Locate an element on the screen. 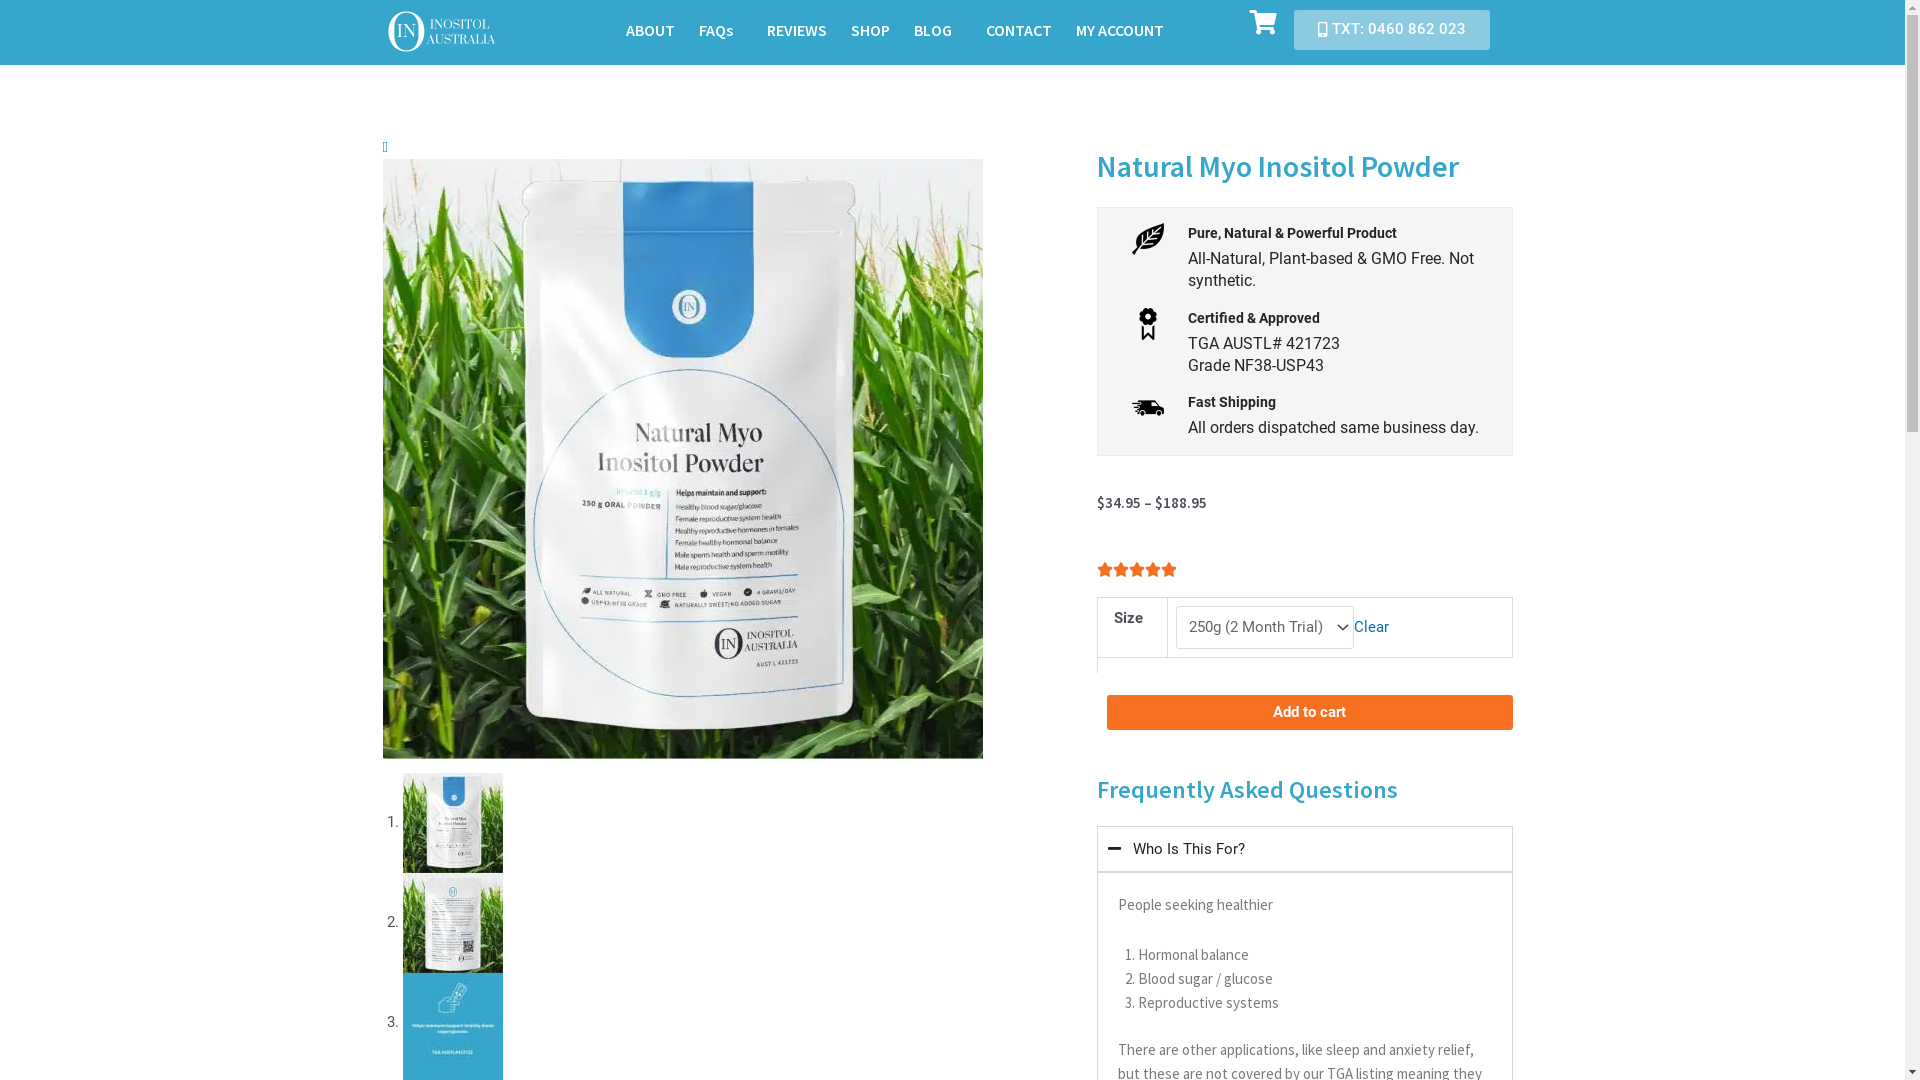 This screenshot has width=1920, height=1080. 'REVIEWS' is located at coordinates (795, 30).